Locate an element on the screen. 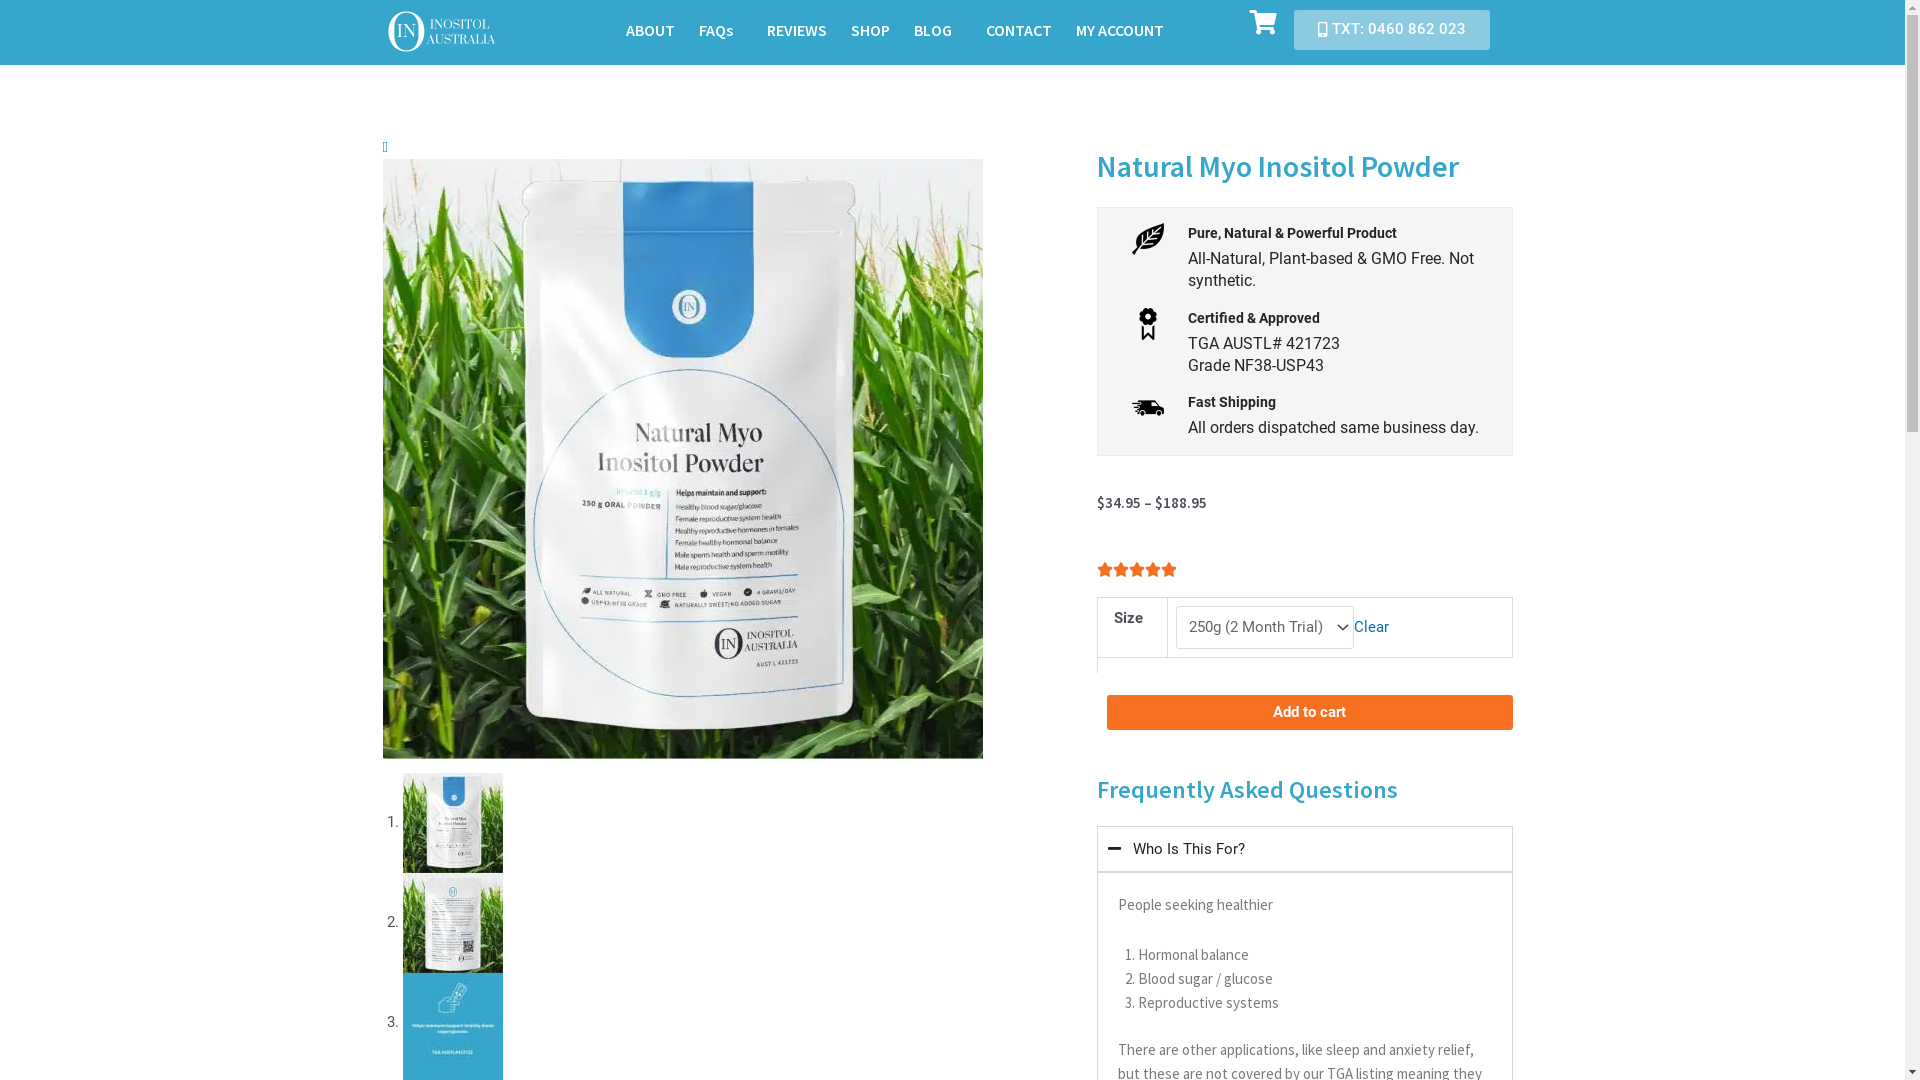 This screenshot has width=1920, height=1080. 'REVIEWS' is located at coordinates (795, 30).